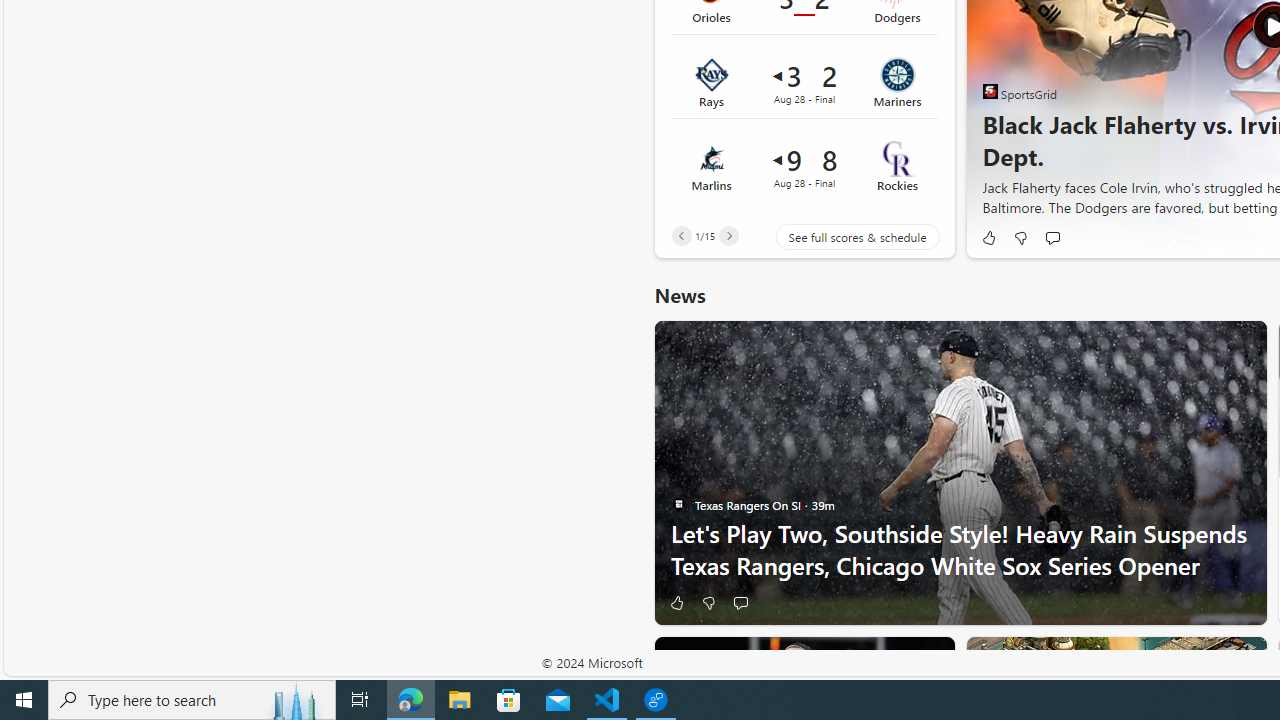  What do you see at coordinates (990, 91) in the screenshot?
I see `'SportsGrid'` at bounding box center [990, 91].